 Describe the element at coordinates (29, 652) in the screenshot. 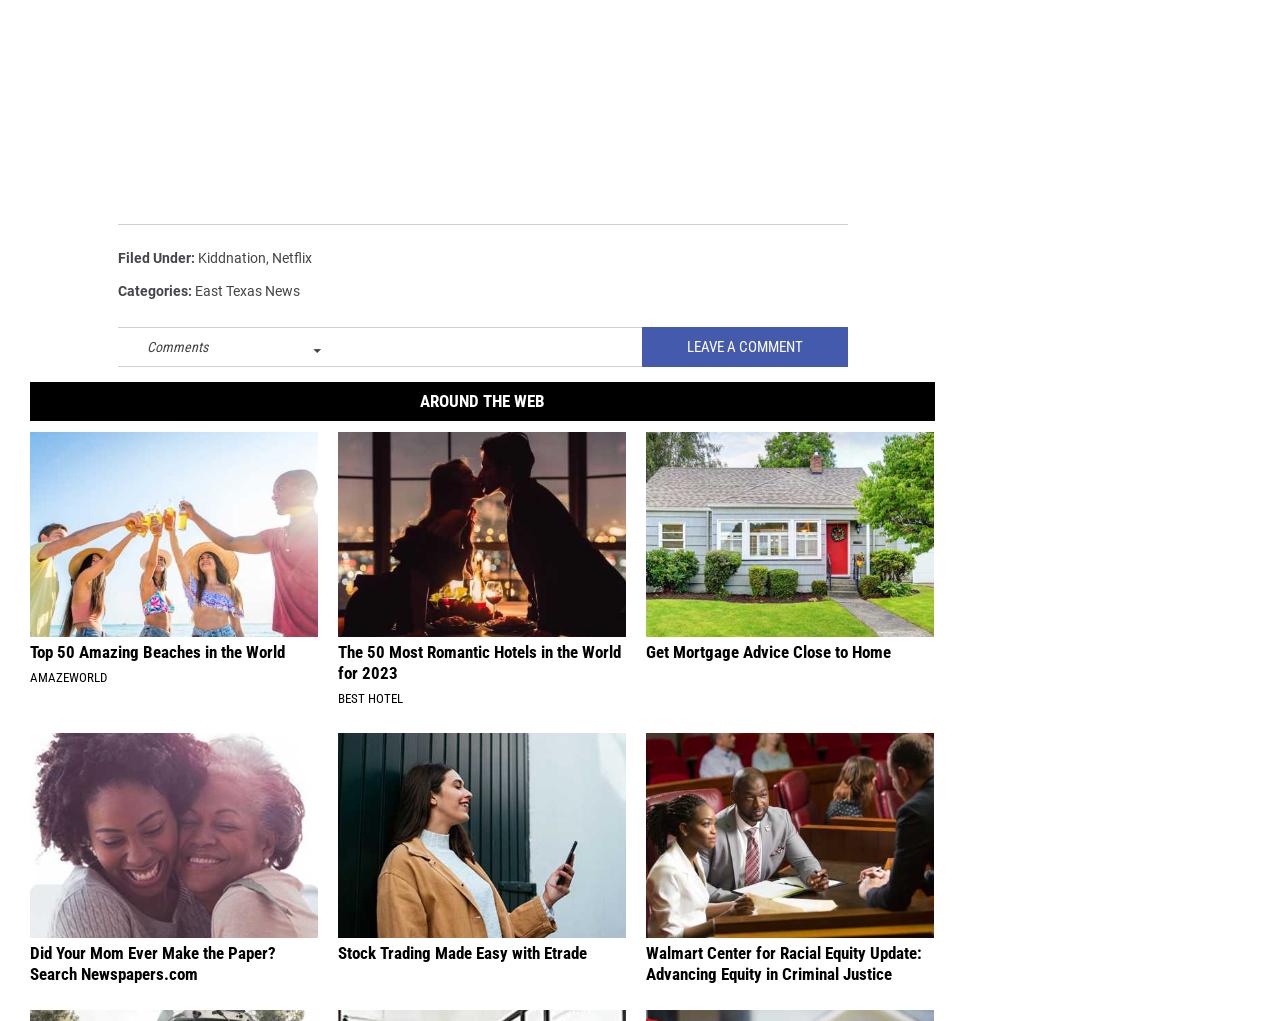

I see `'Top 50 Amazing Beaches in the World'` at that location.